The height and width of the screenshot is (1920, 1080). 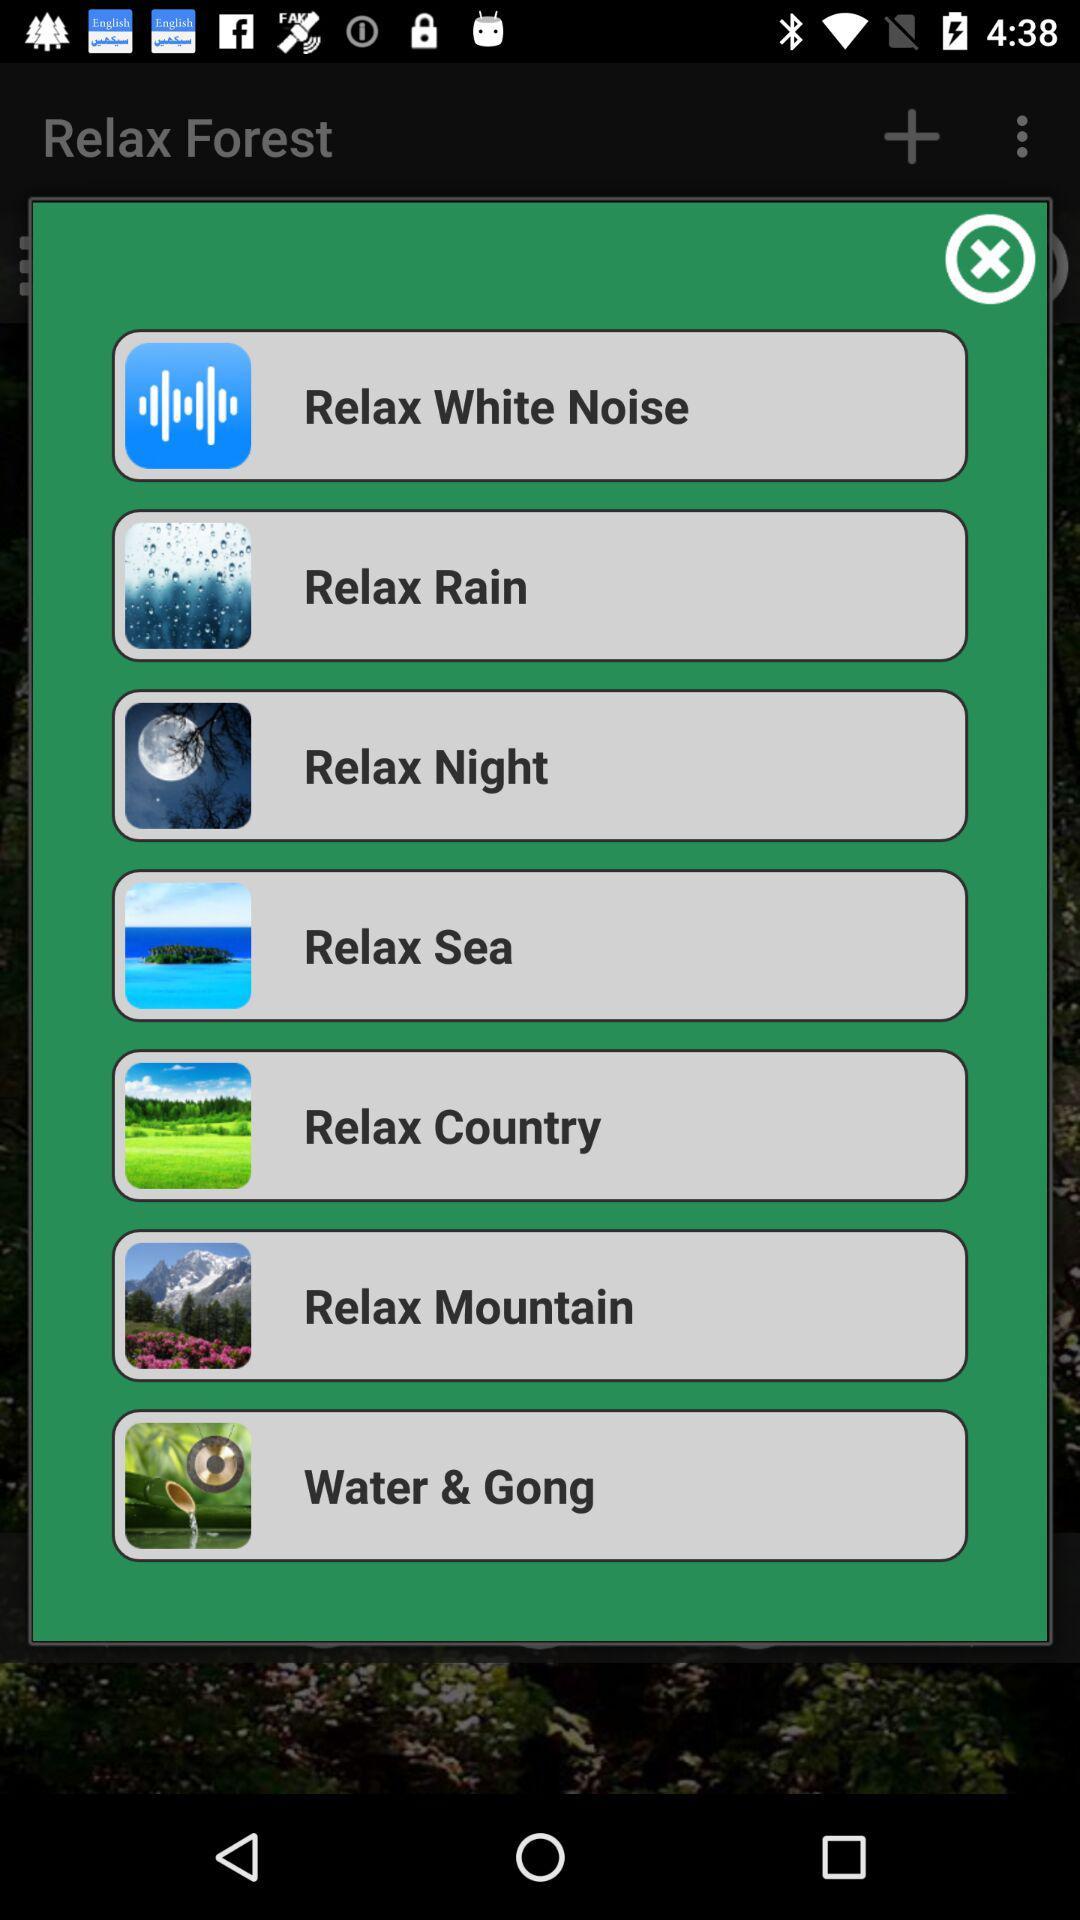 I want to click on relax rain item, so click(x=540, y=584).